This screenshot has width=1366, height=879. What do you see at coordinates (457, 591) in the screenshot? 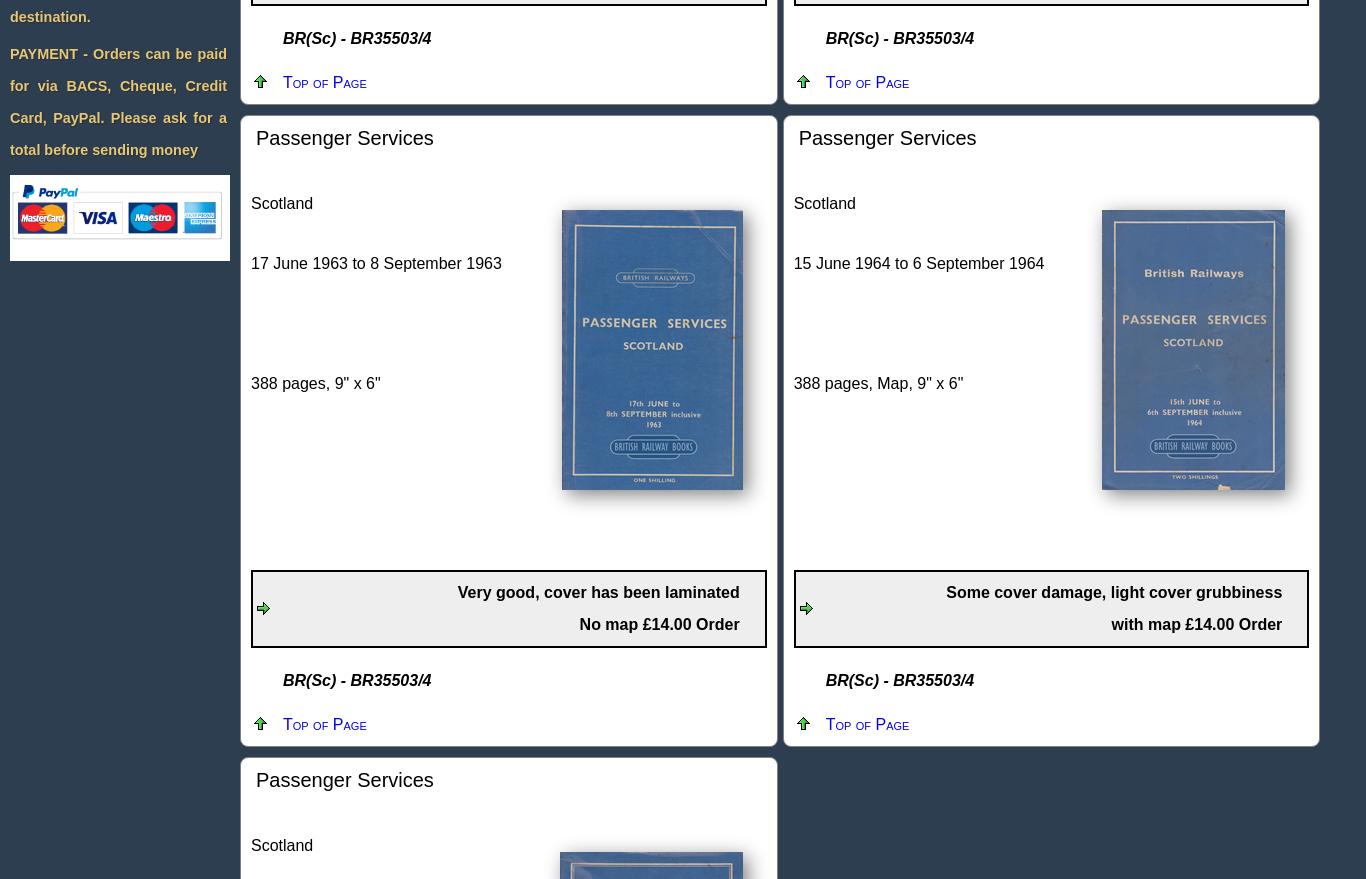
I see `'Very good, cover has been laminated'` at bounding box center [457, 591].